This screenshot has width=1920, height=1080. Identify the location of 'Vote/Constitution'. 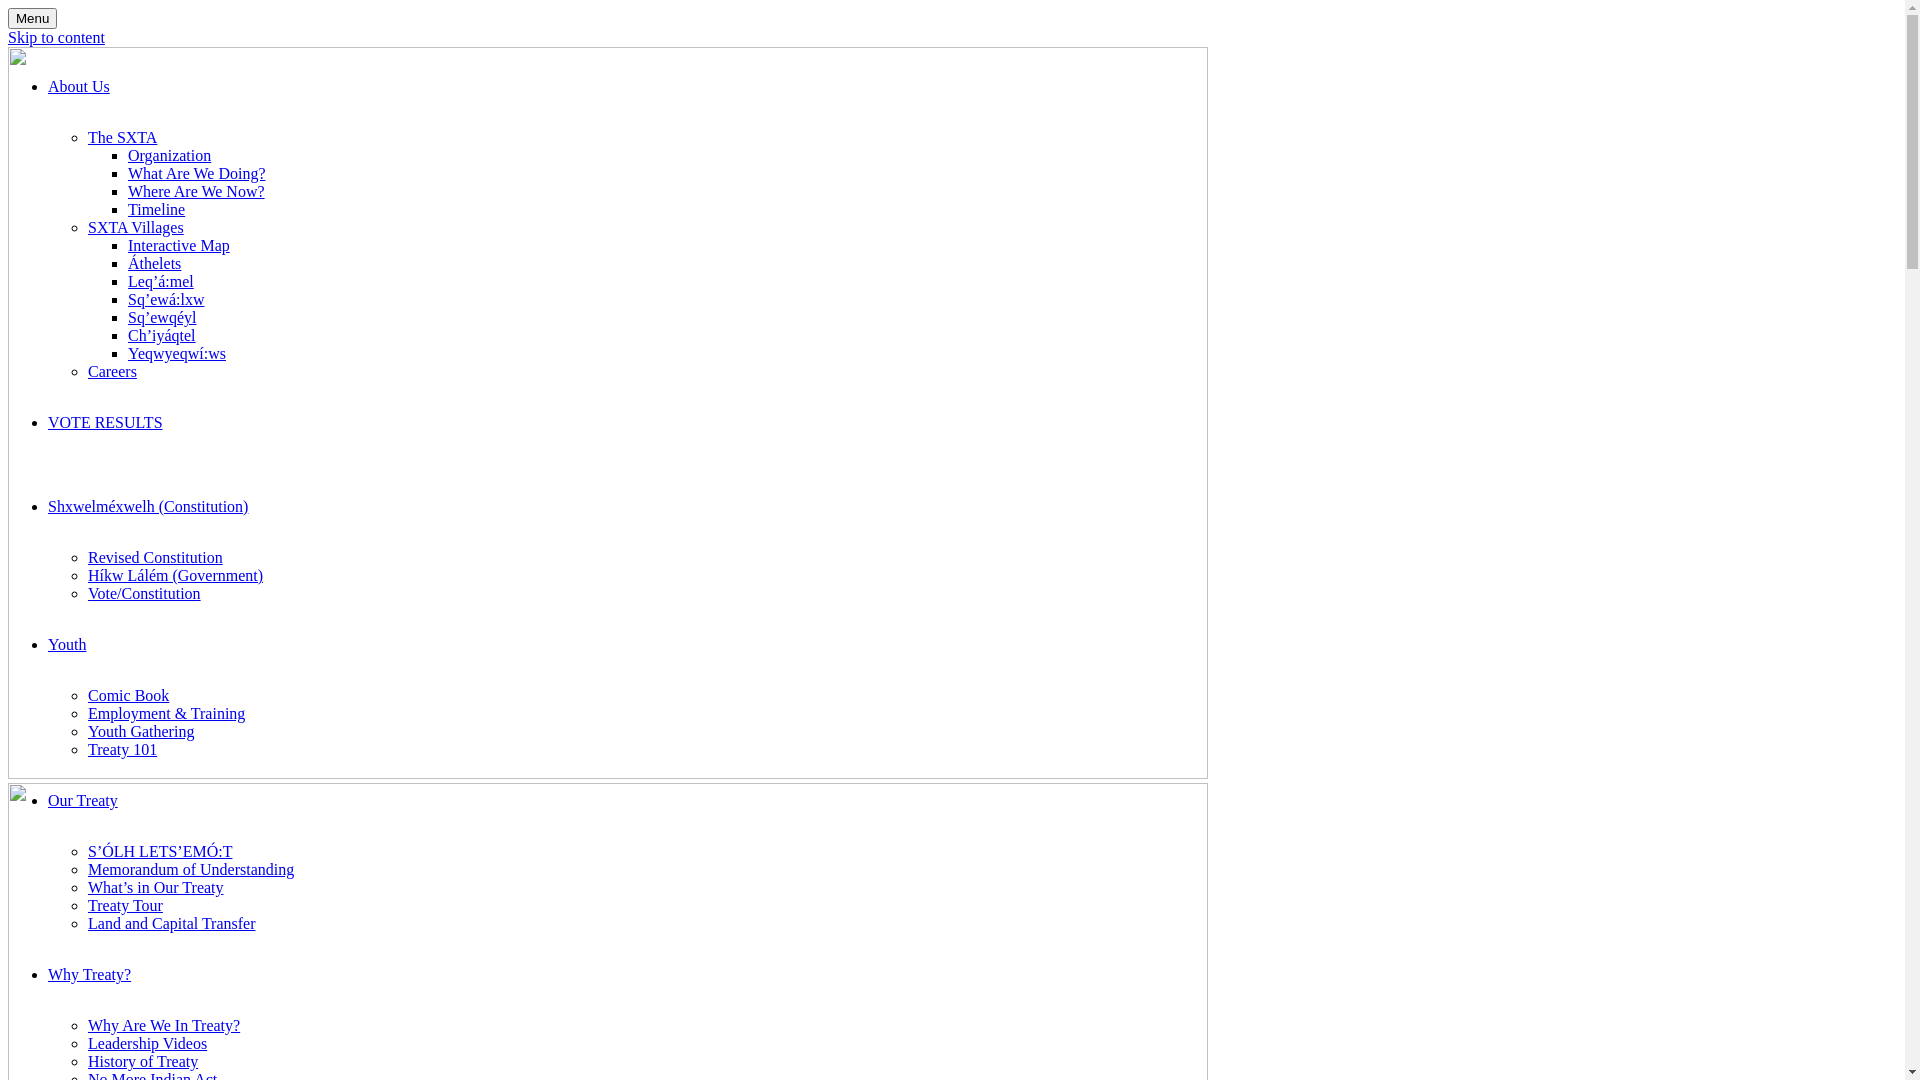
(86, 592).